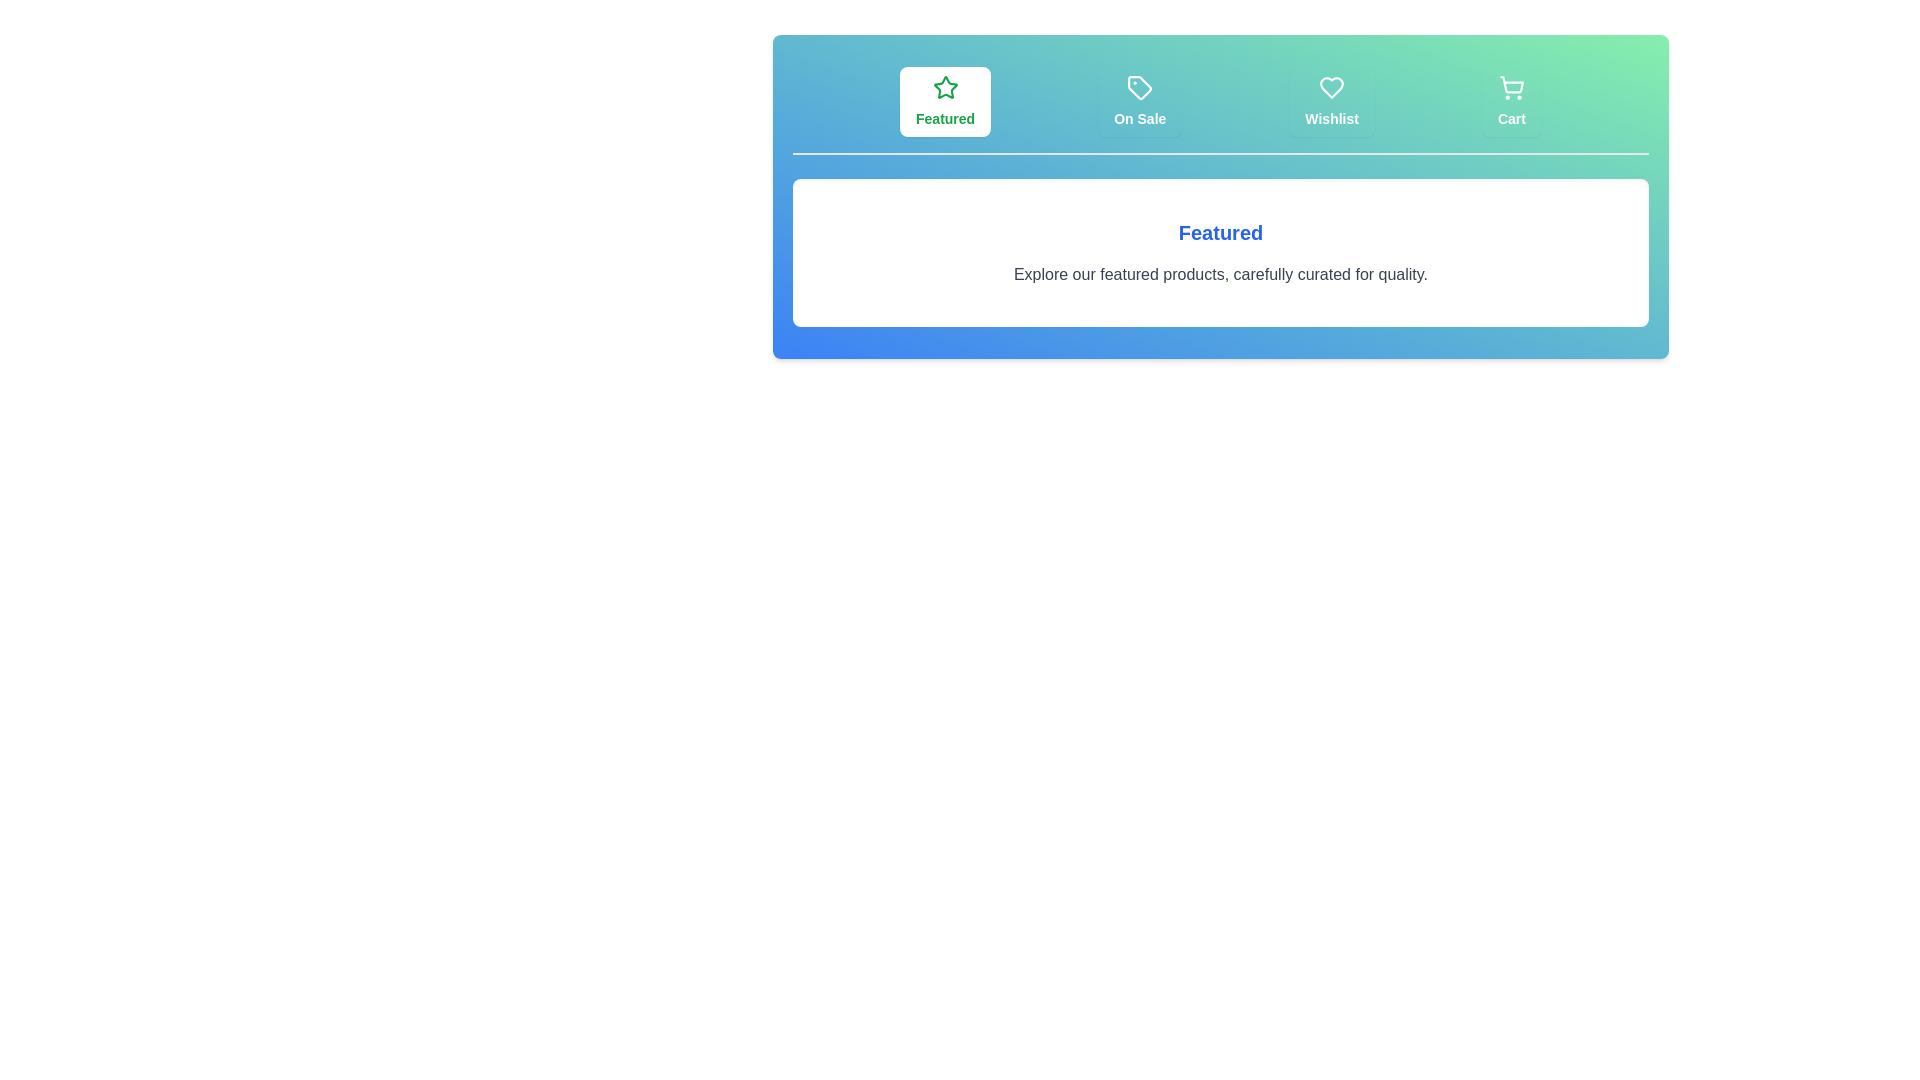 This screenshot has width=1920, height=1080. Describe the element at coordinates (1512, 101) in the screenshot. I see `the tab labeled Cart to switch the view` at that location.